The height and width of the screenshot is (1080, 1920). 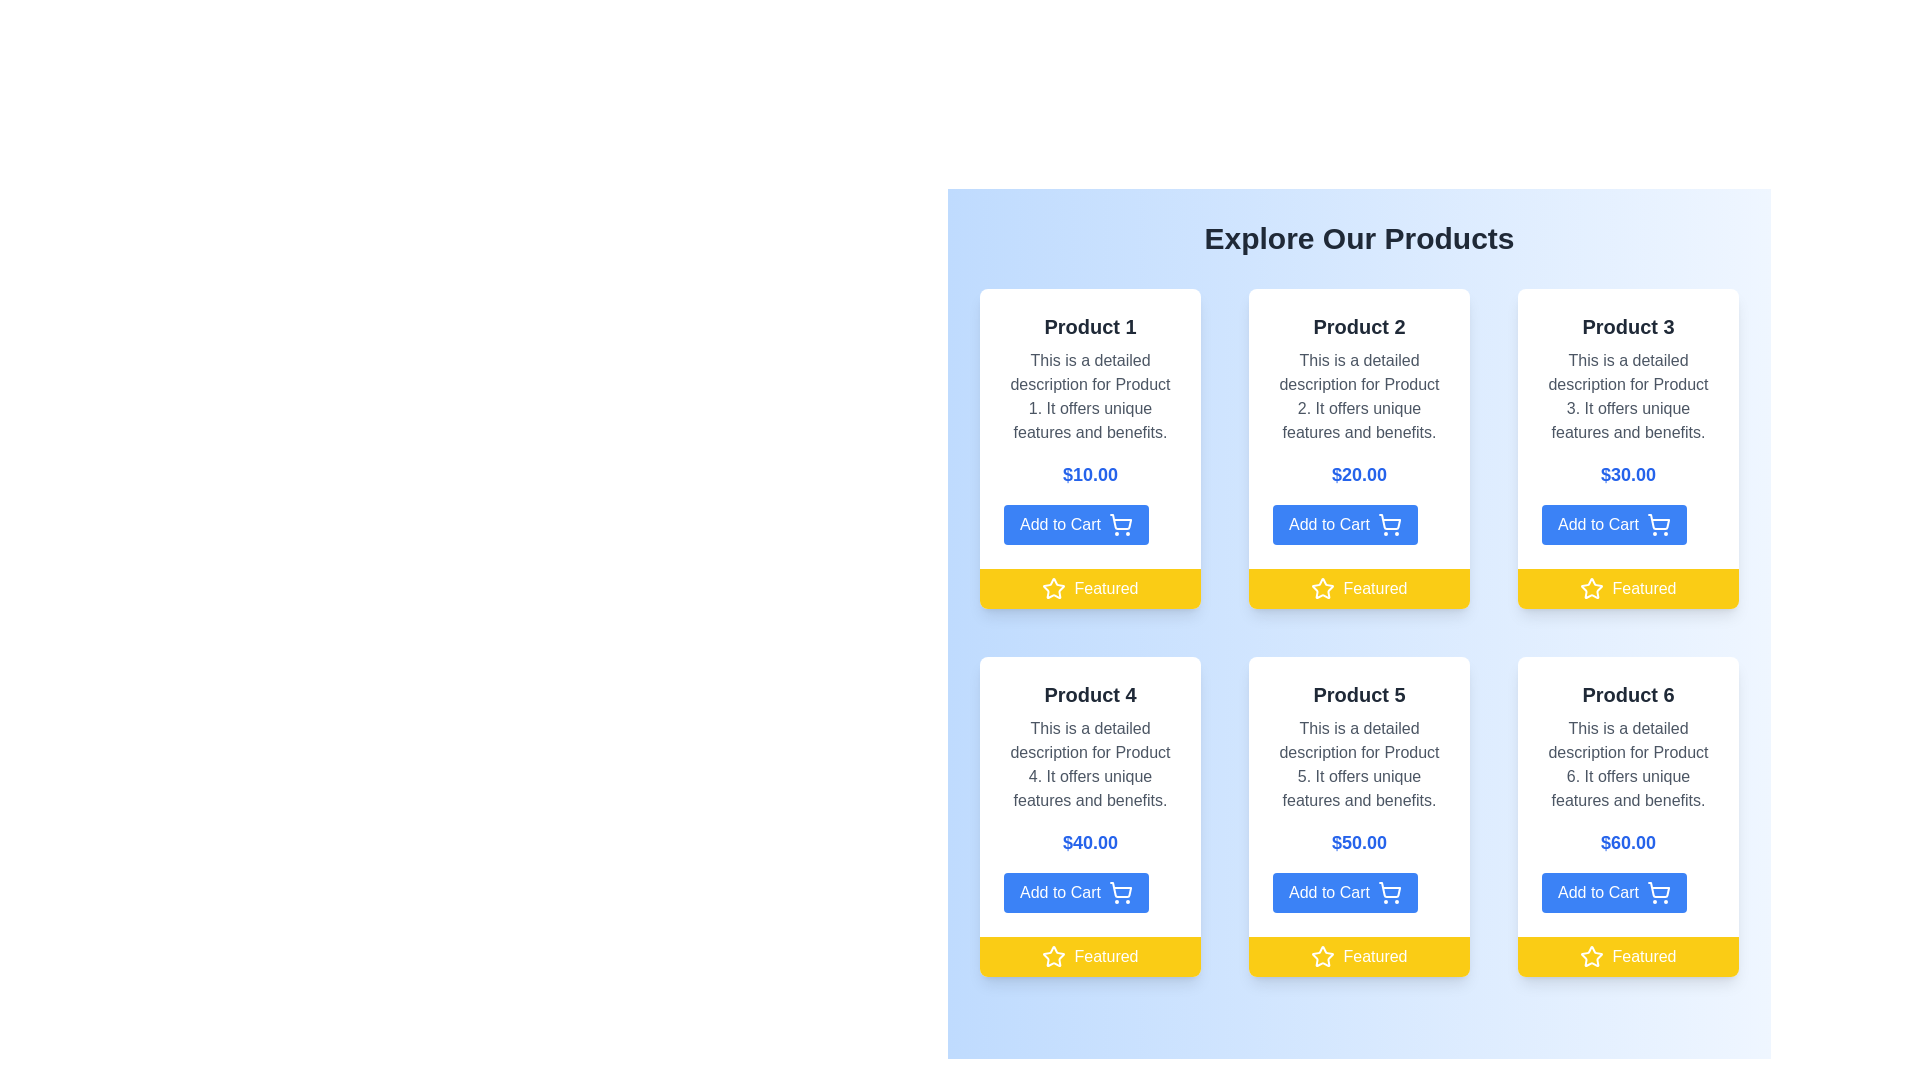 What do you see at coordinates (1628, 843) in the screenshot?
I see `text of the Price Label displaying the price of 'Product 6', which is located below the product description and above the 'Add to Cart' button in the bottom-right corner of the grid layout` at bounding box center [1628, 843].